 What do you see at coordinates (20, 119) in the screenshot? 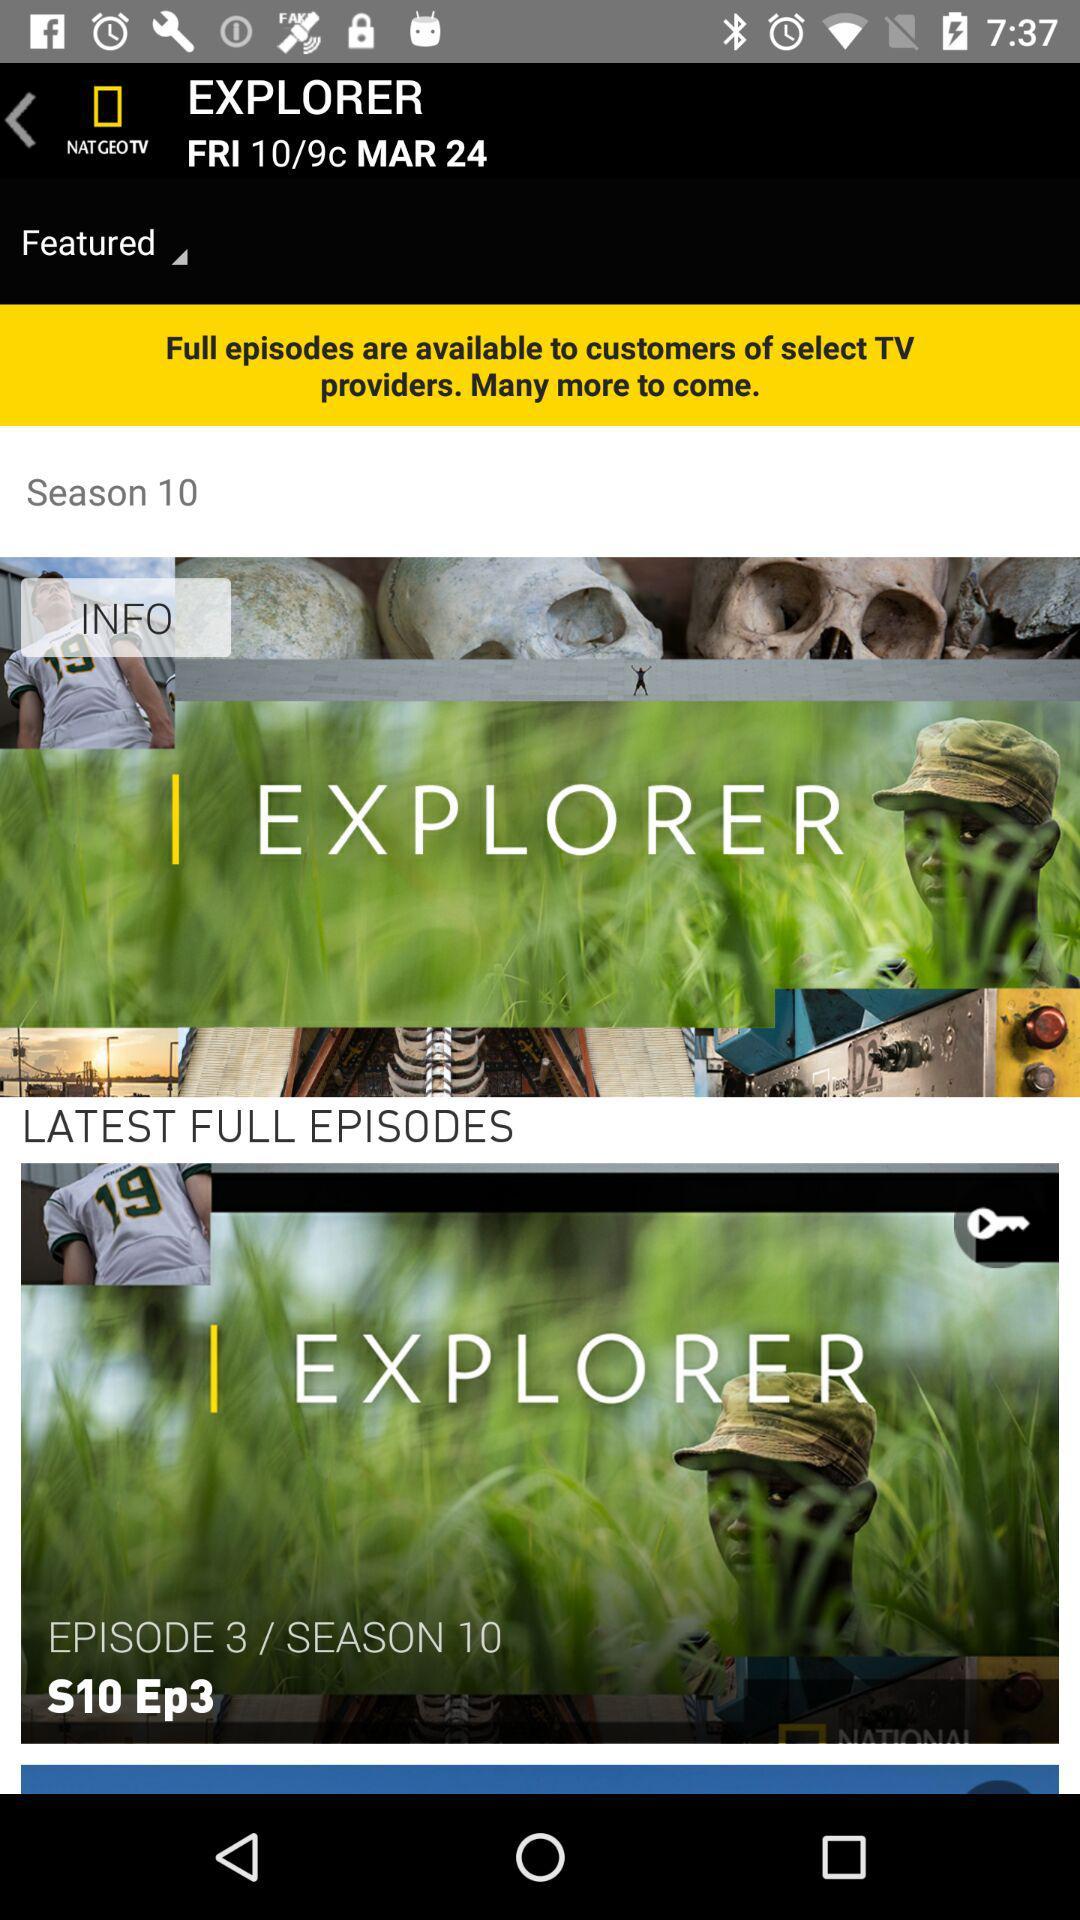
I see `go back` at bounding box center [20, 119].